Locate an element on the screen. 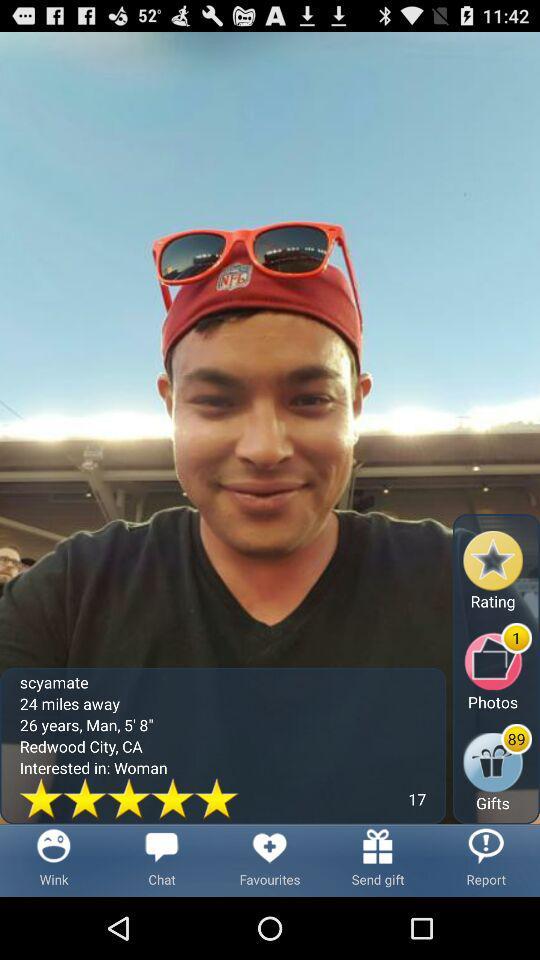 This screenshot has width=540, height=960. icon to the right of the send gift icon is located at coordinates (485, 859).